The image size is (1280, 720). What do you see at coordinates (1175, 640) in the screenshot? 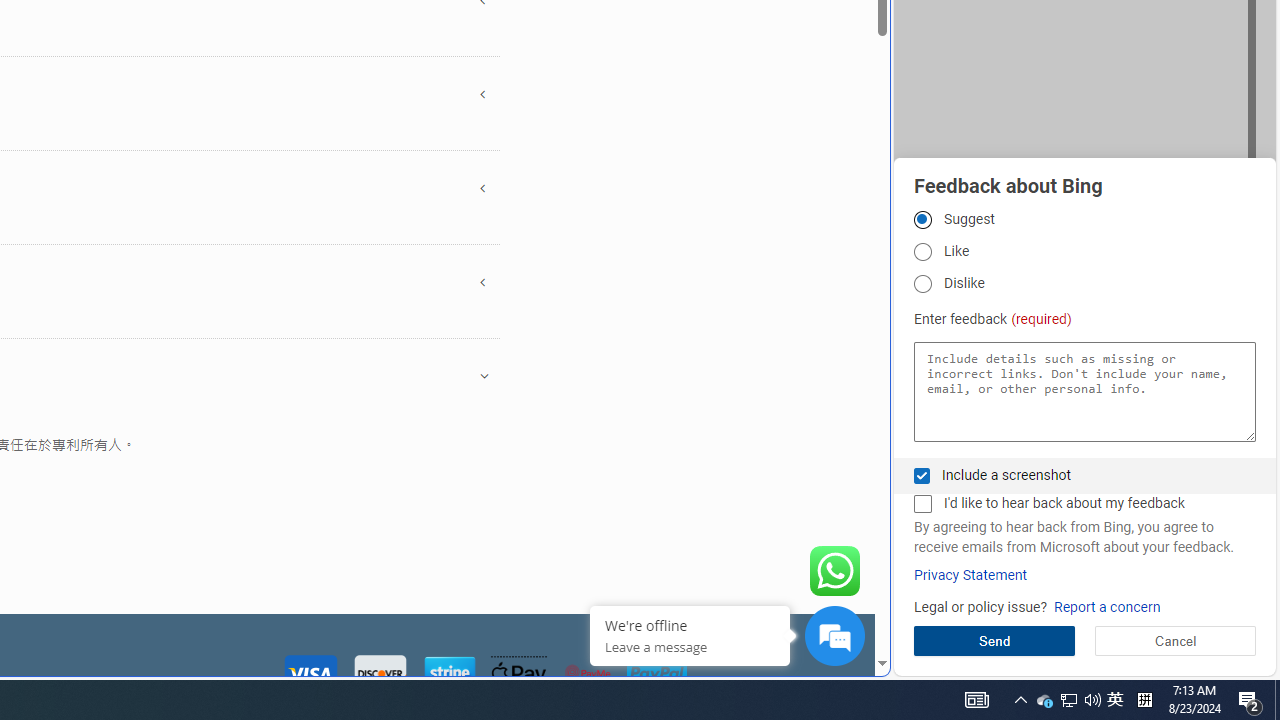
I see `'Cancel'` at bounding box center [1175, 640].